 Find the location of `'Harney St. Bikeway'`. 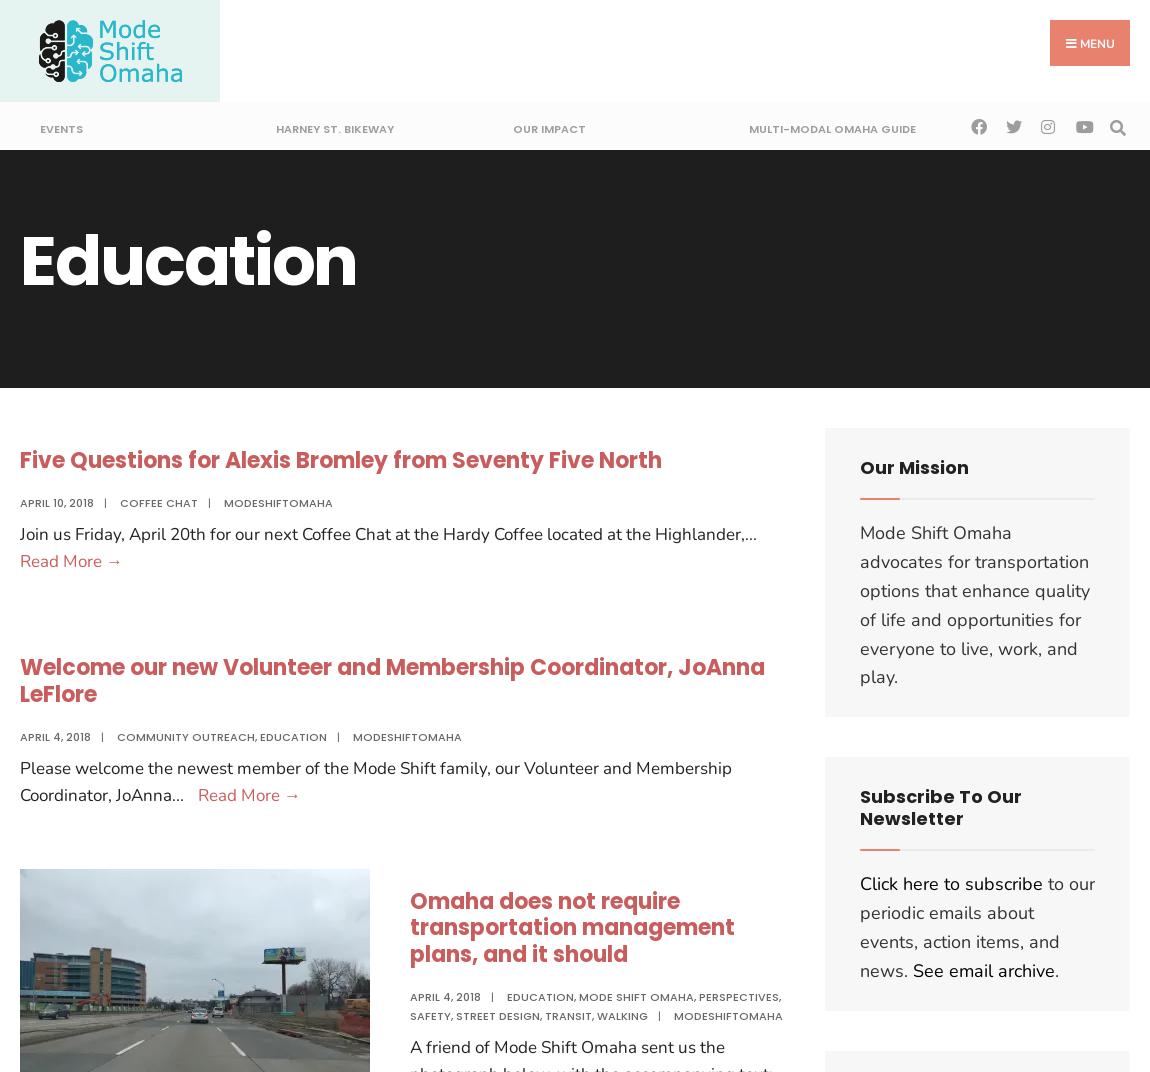

'Harney St. Bikeway' is located at coordinates (334, 128).